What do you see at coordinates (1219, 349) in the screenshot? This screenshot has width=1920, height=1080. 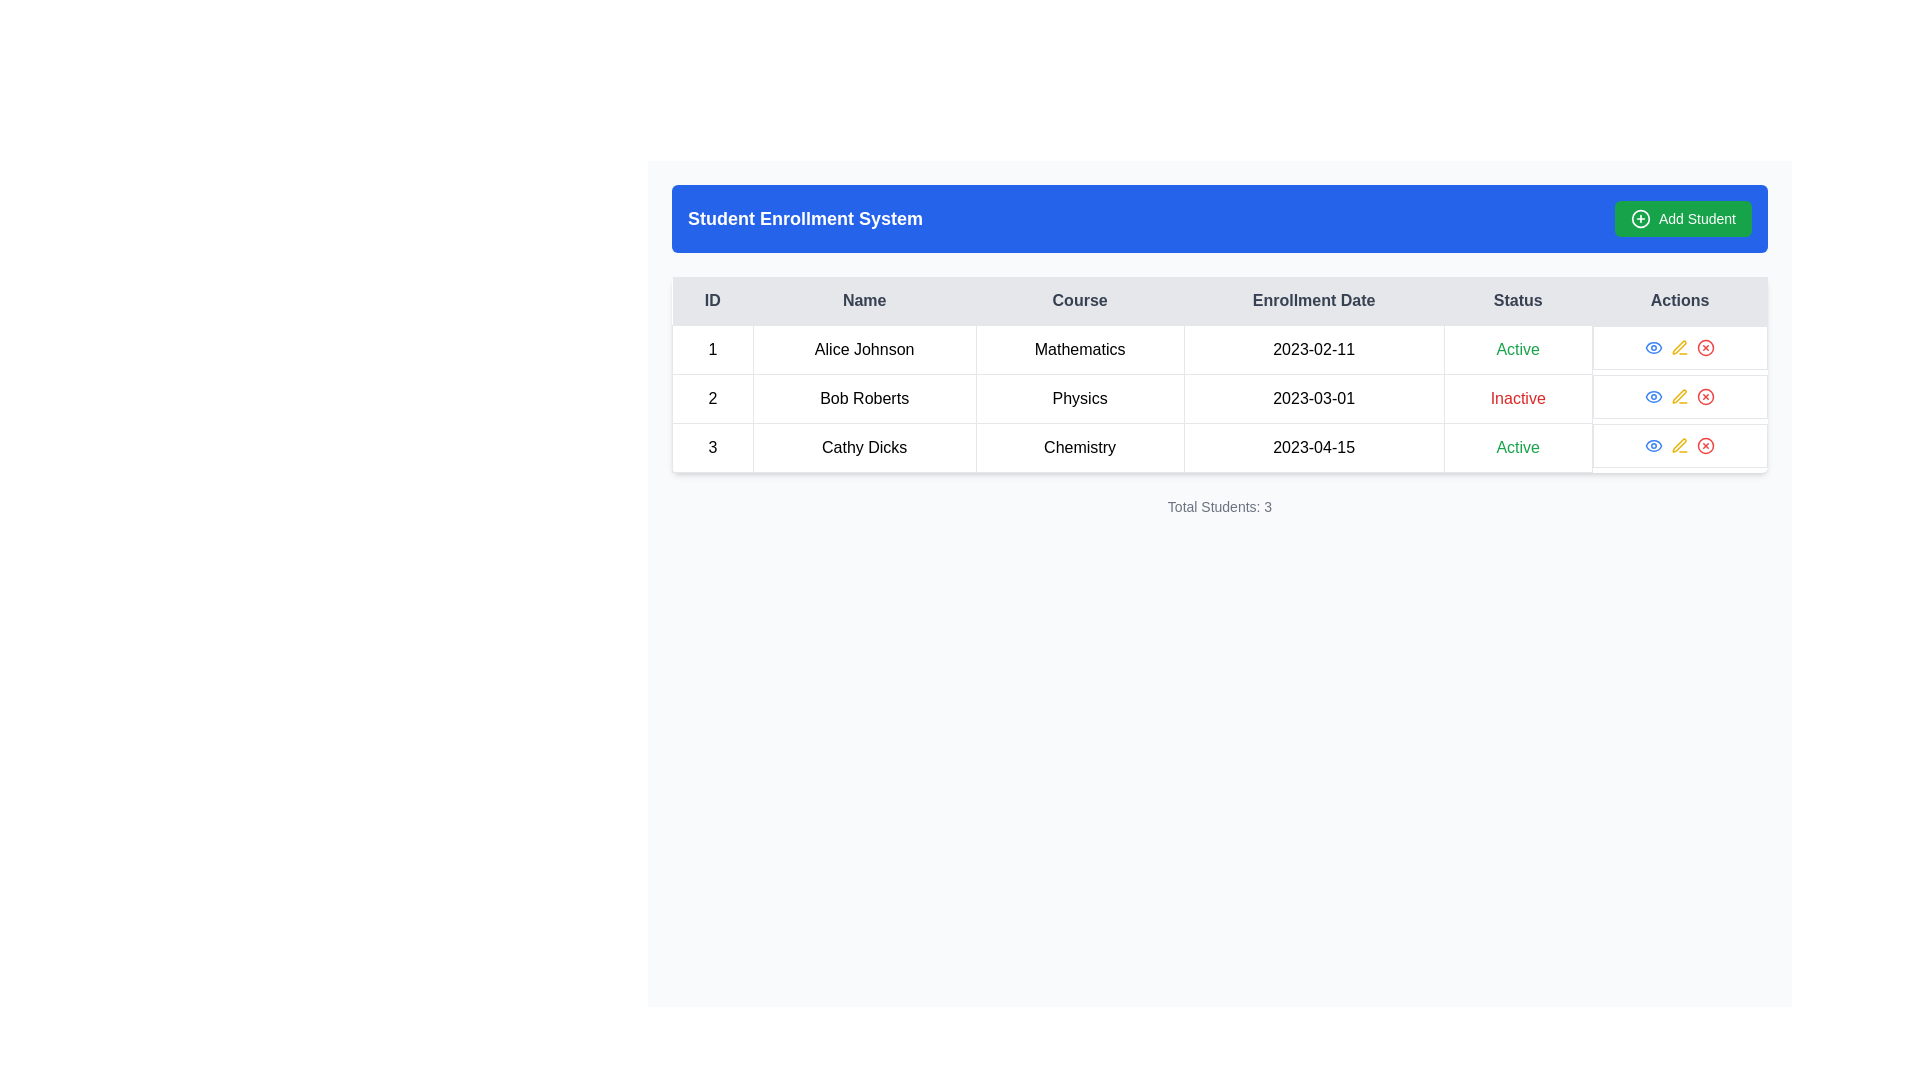 I see `details of the first row in the student enrollment table, which displays information about students including ID, name, course, enrollment date, and status` at bounding box center [1219, 349].